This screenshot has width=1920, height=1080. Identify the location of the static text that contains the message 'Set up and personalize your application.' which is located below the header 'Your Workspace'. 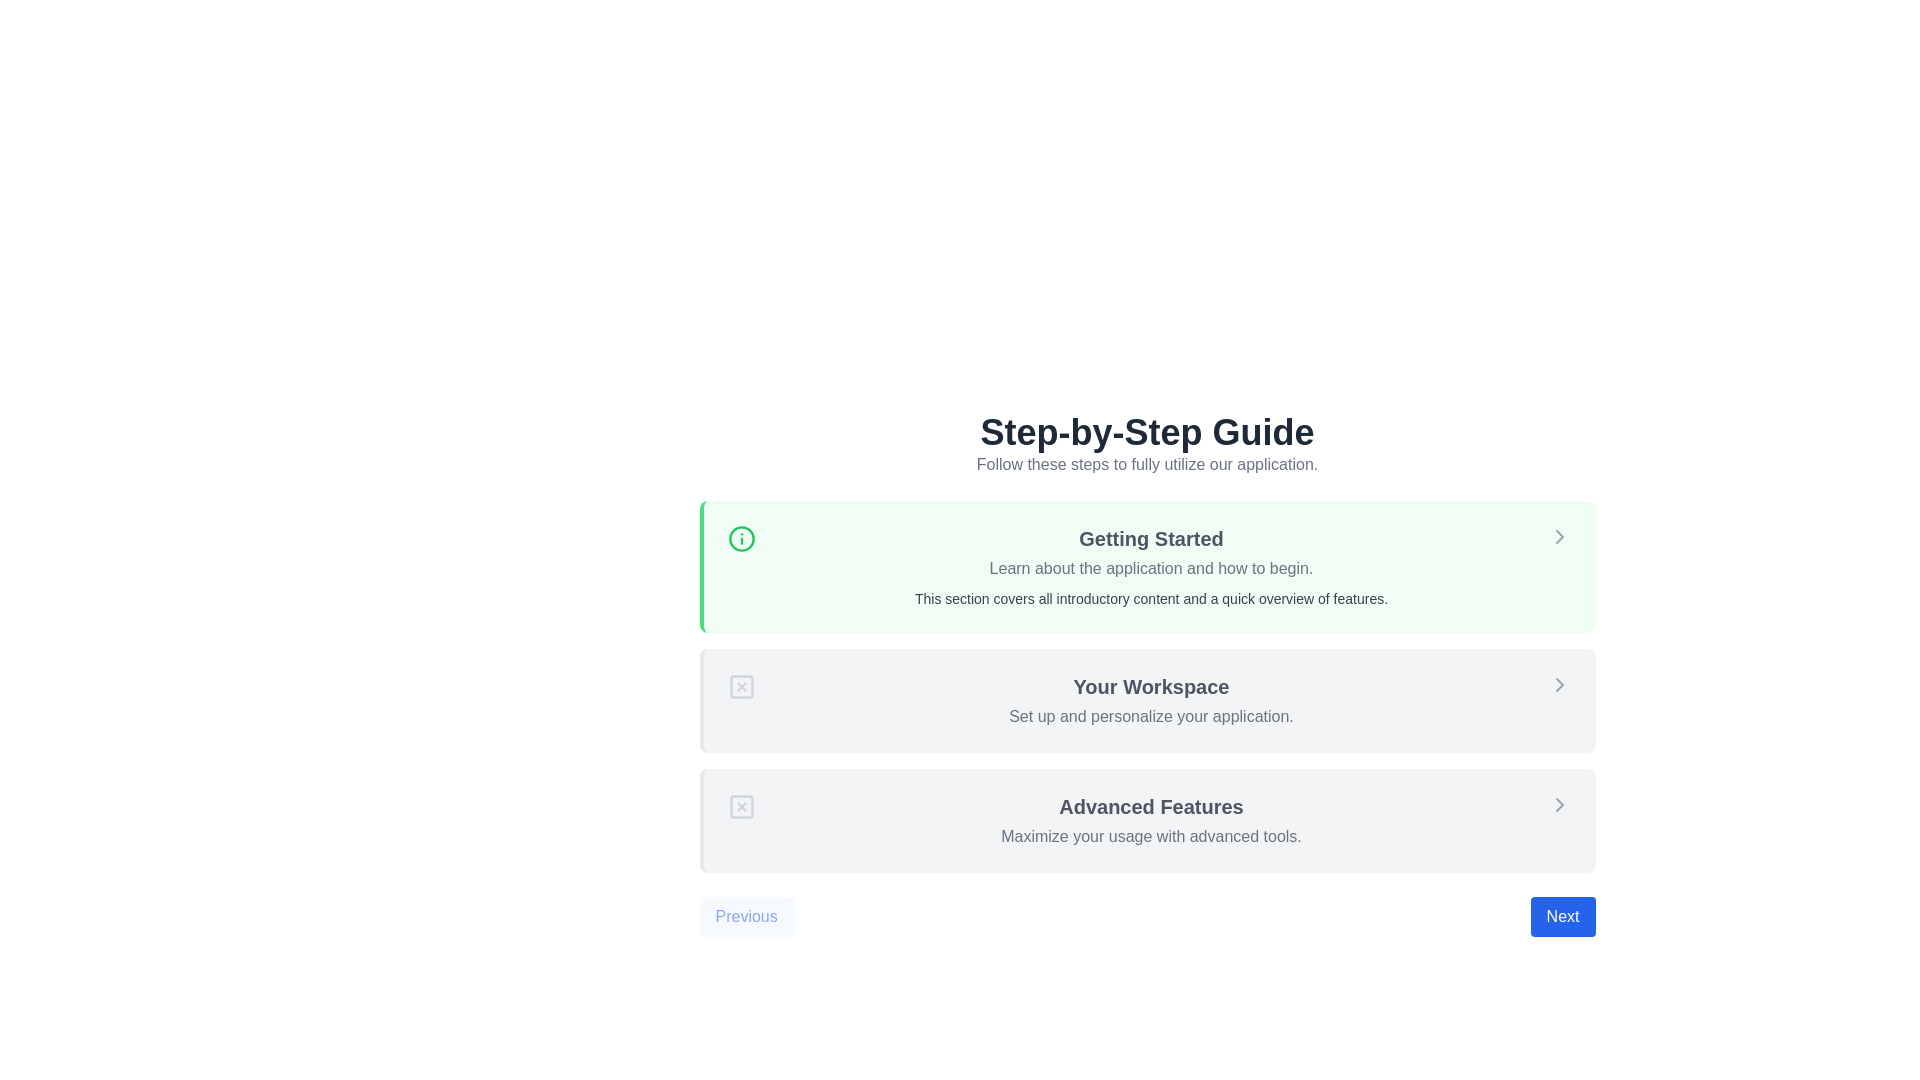
(1151, 716).